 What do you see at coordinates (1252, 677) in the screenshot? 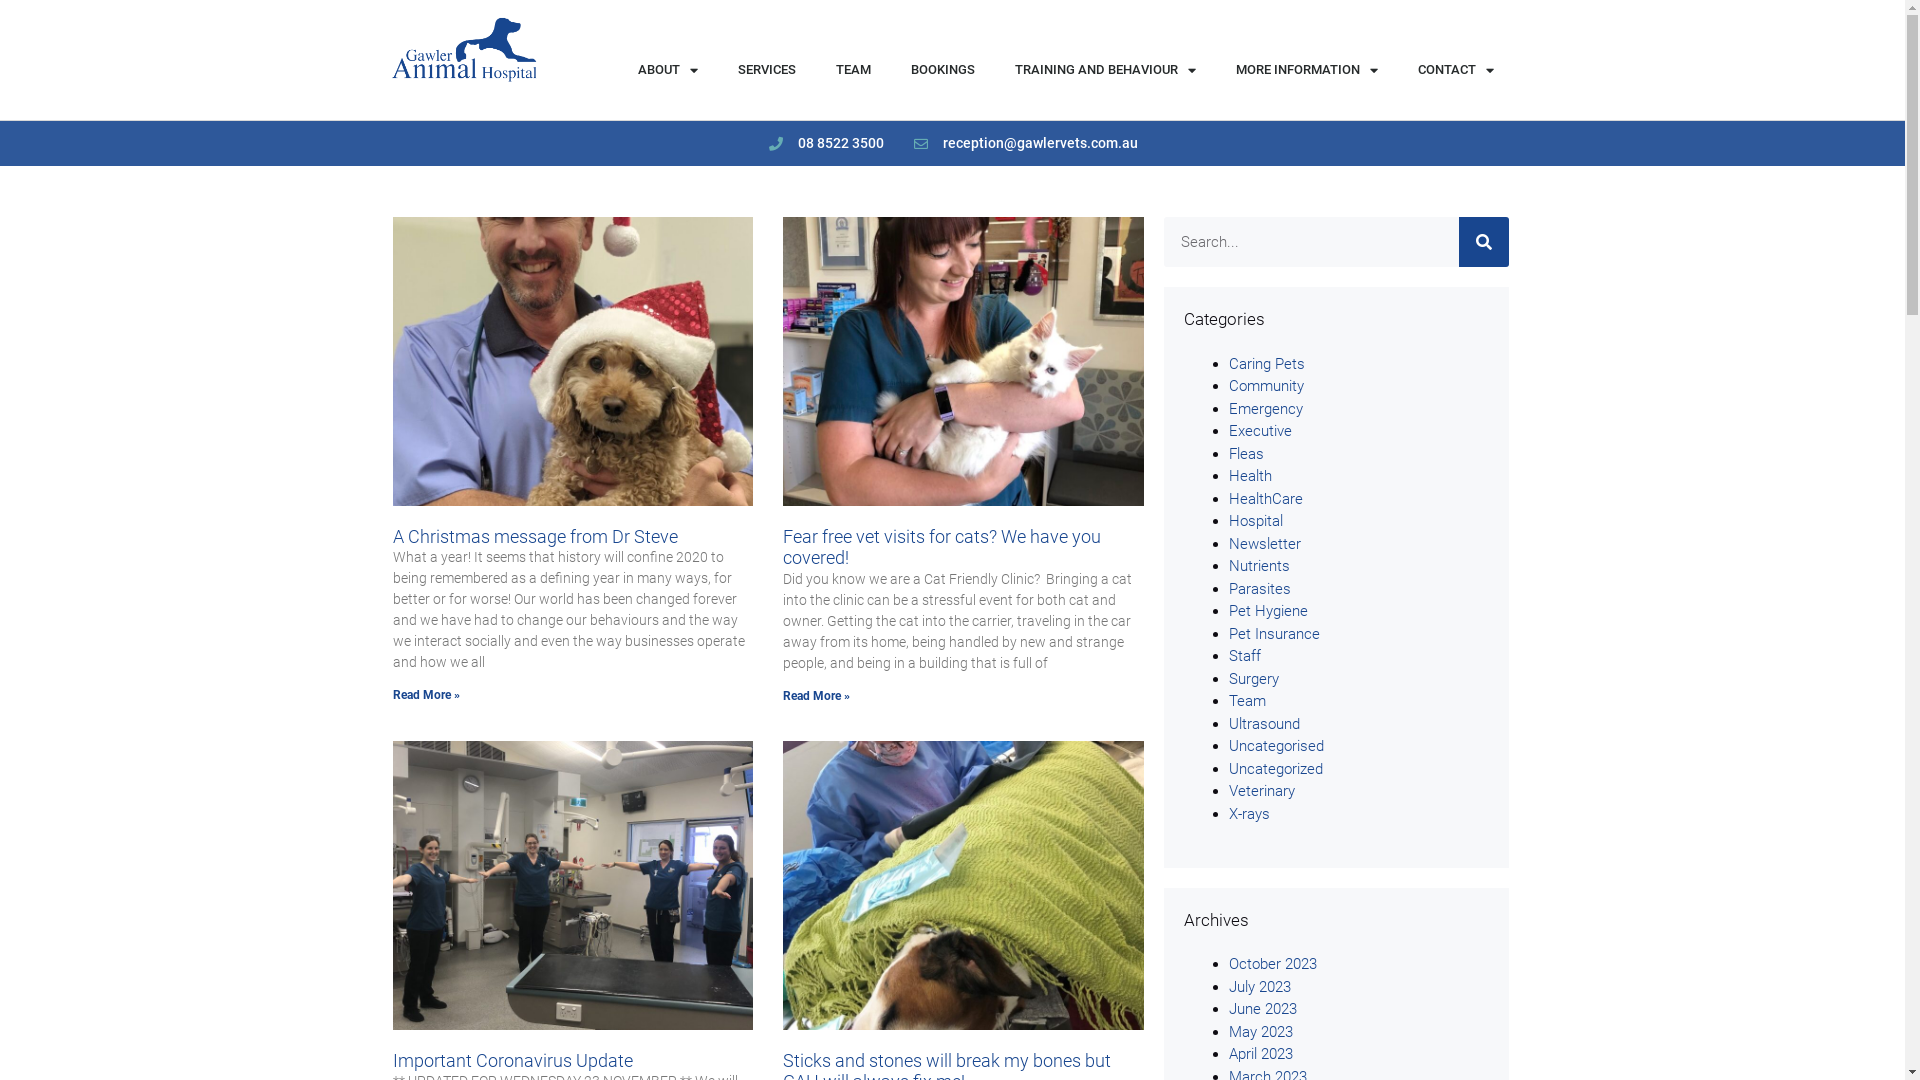
I see `'Surgery'` at bounding box center [1252, 677].